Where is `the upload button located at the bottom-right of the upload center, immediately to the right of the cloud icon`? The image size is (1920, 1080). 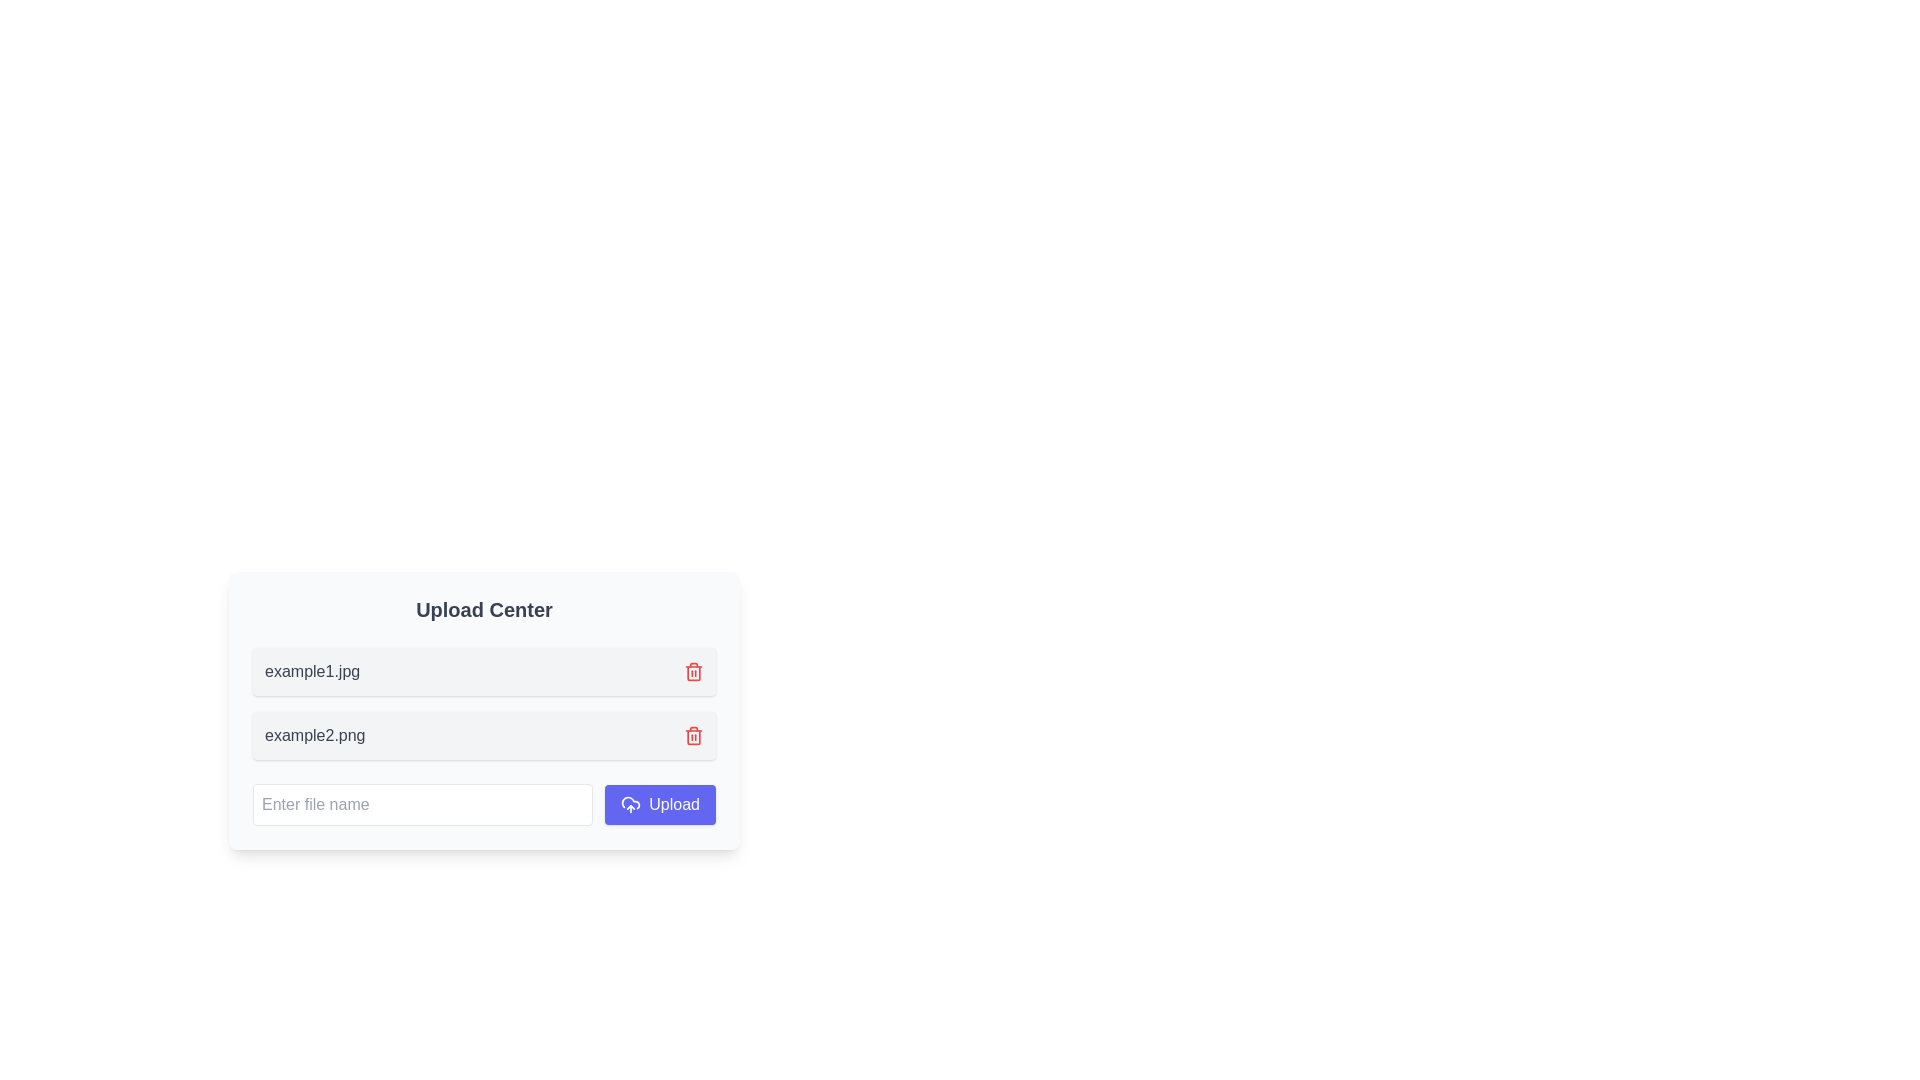 the upload button located at the bottom-right of the upload center, immediately to the right of the cloud icon is located at coordinates (674, 804).